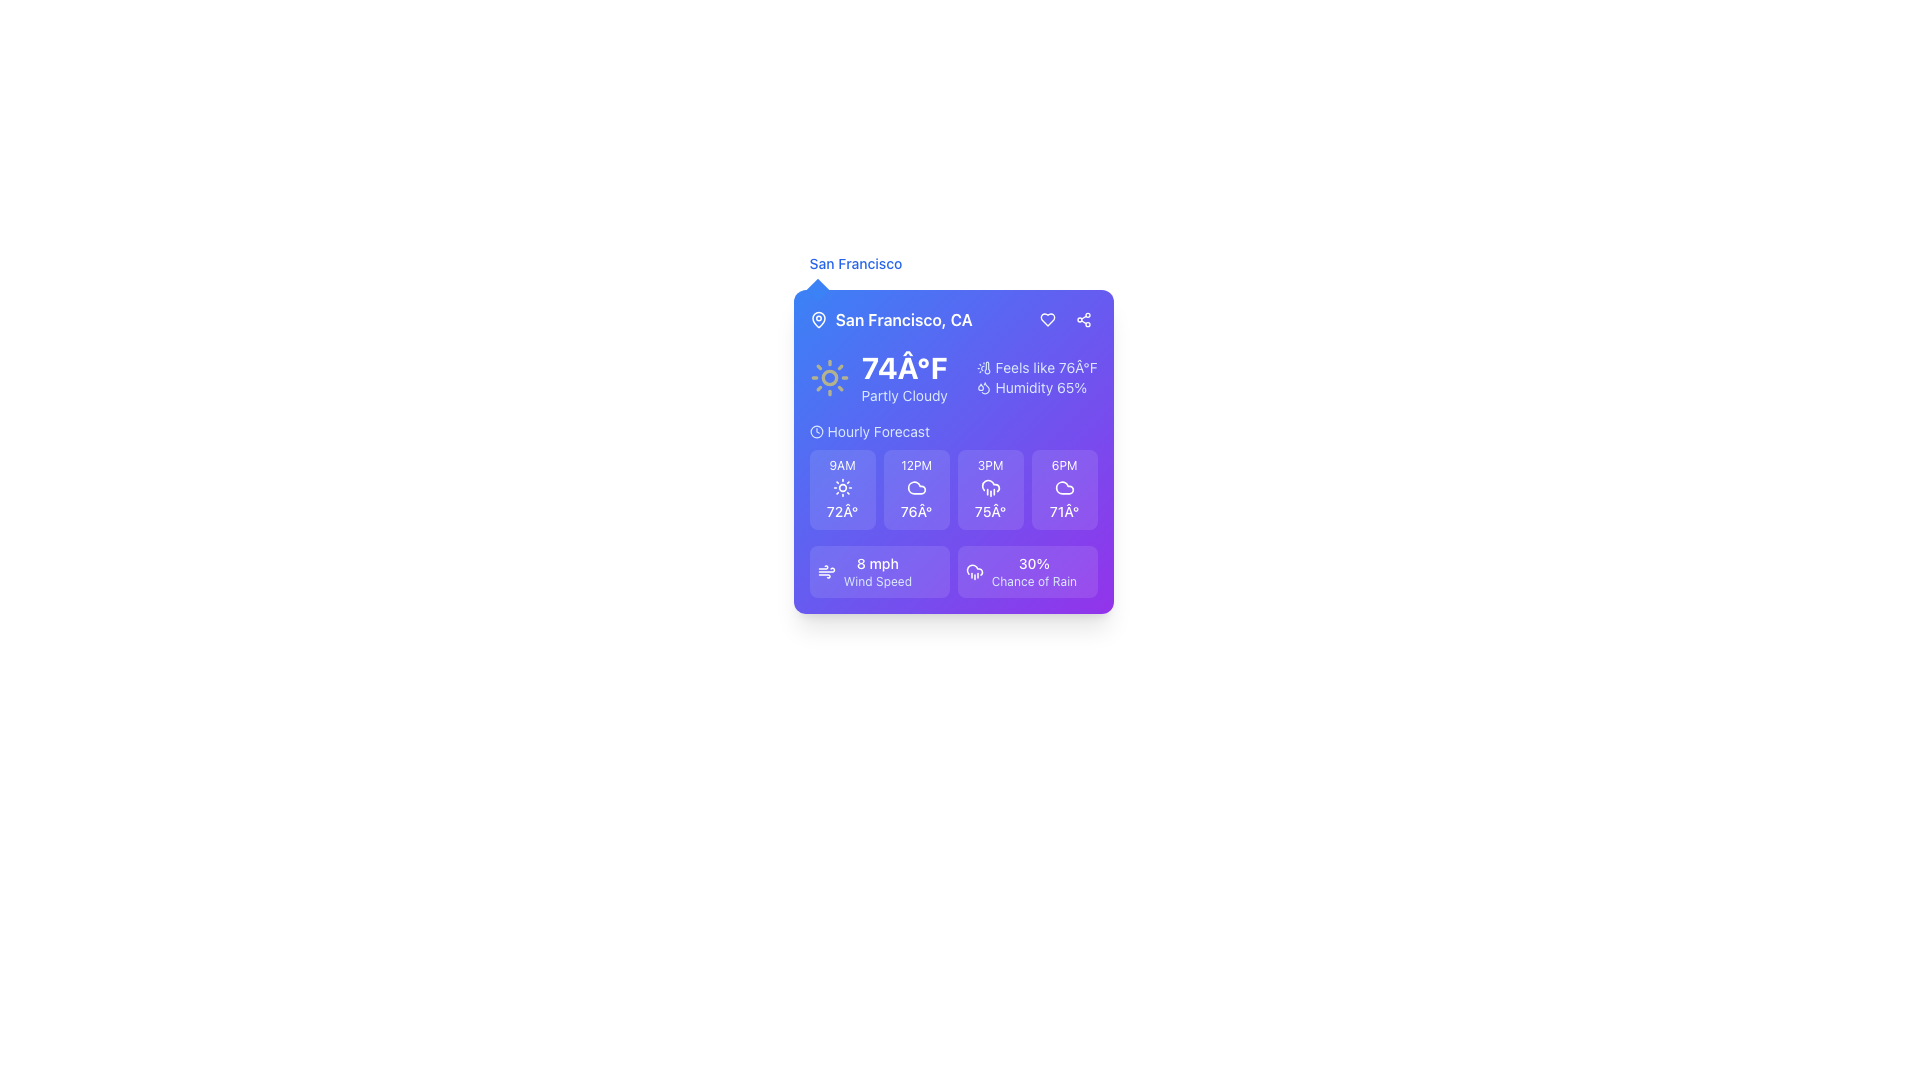  Describe the element at coordinates (1034, 563) in the screenshot. I see `the static textual label that represents the 'Chance of Rain' percentage in the lower-right area of the widget card` at that location.